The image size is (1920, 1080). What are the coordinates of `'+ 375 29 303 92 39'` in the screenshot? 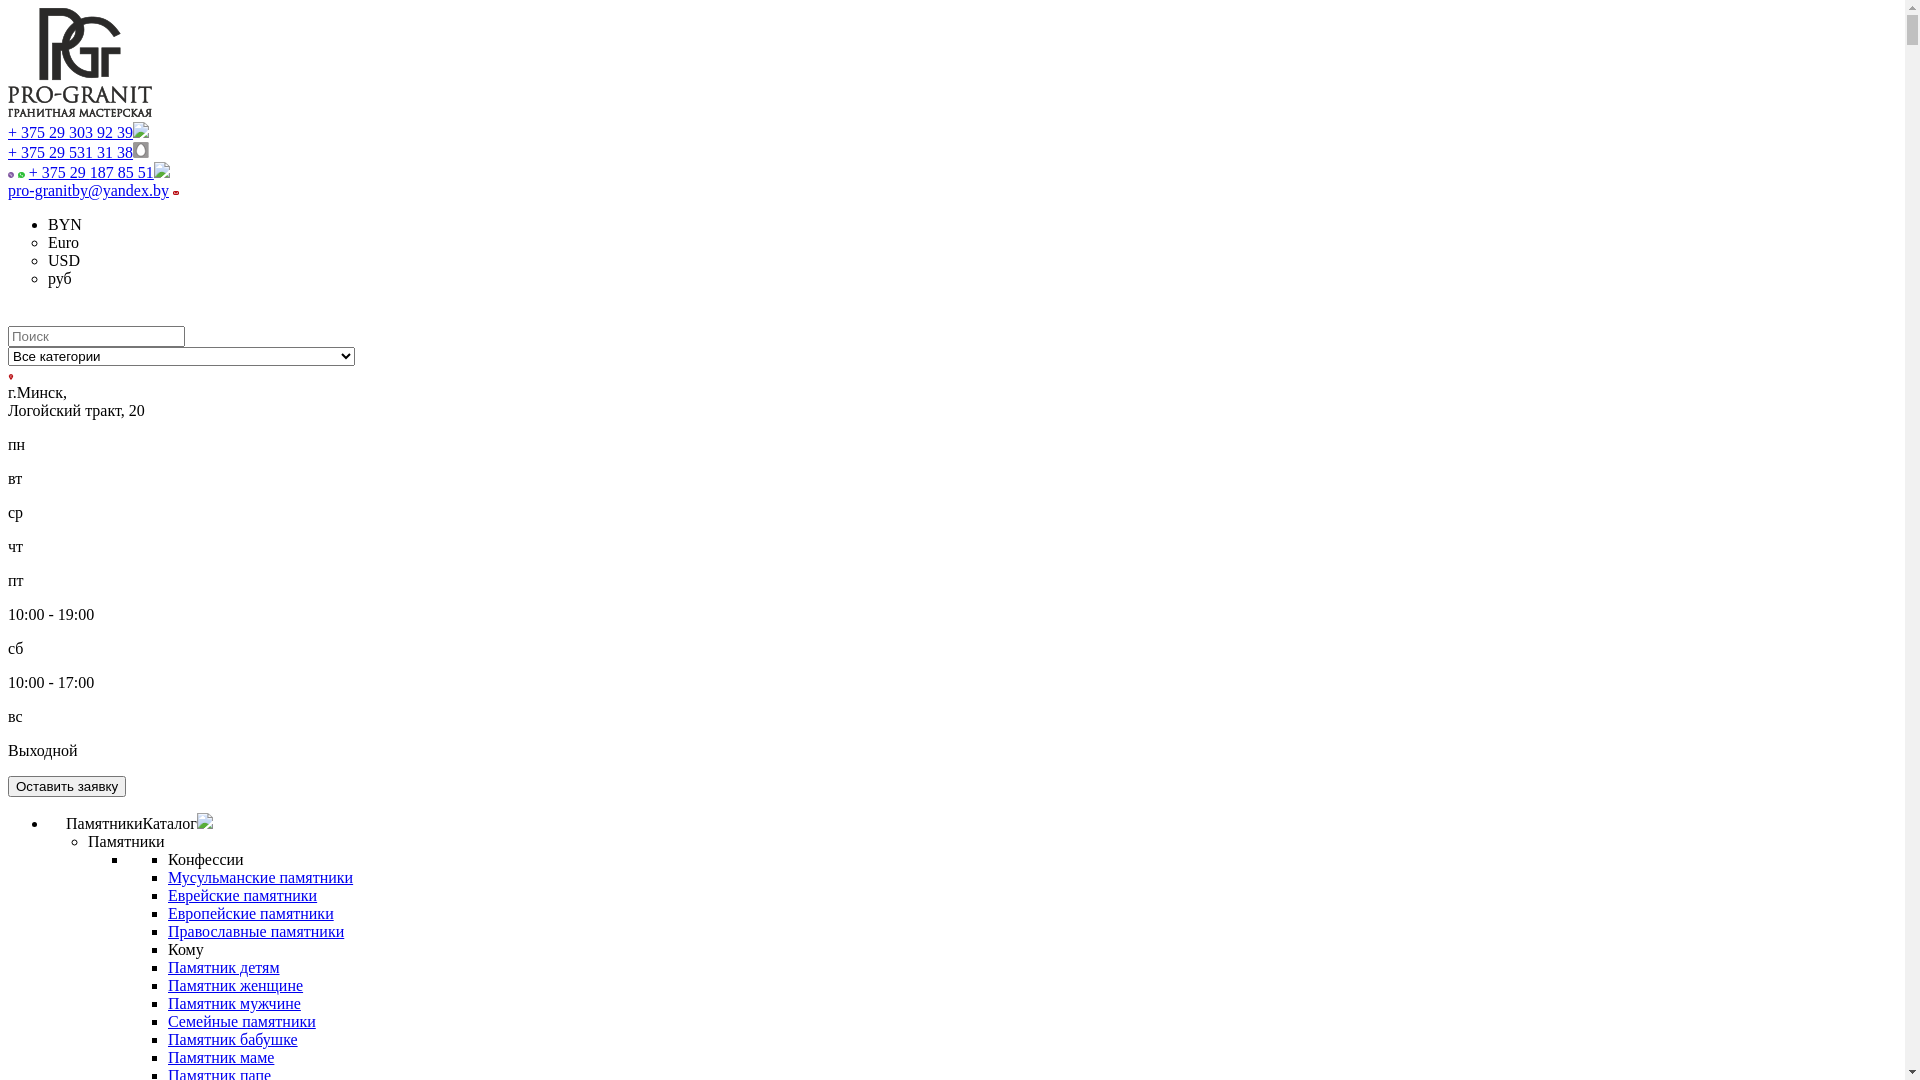 It's located at (78, 132).